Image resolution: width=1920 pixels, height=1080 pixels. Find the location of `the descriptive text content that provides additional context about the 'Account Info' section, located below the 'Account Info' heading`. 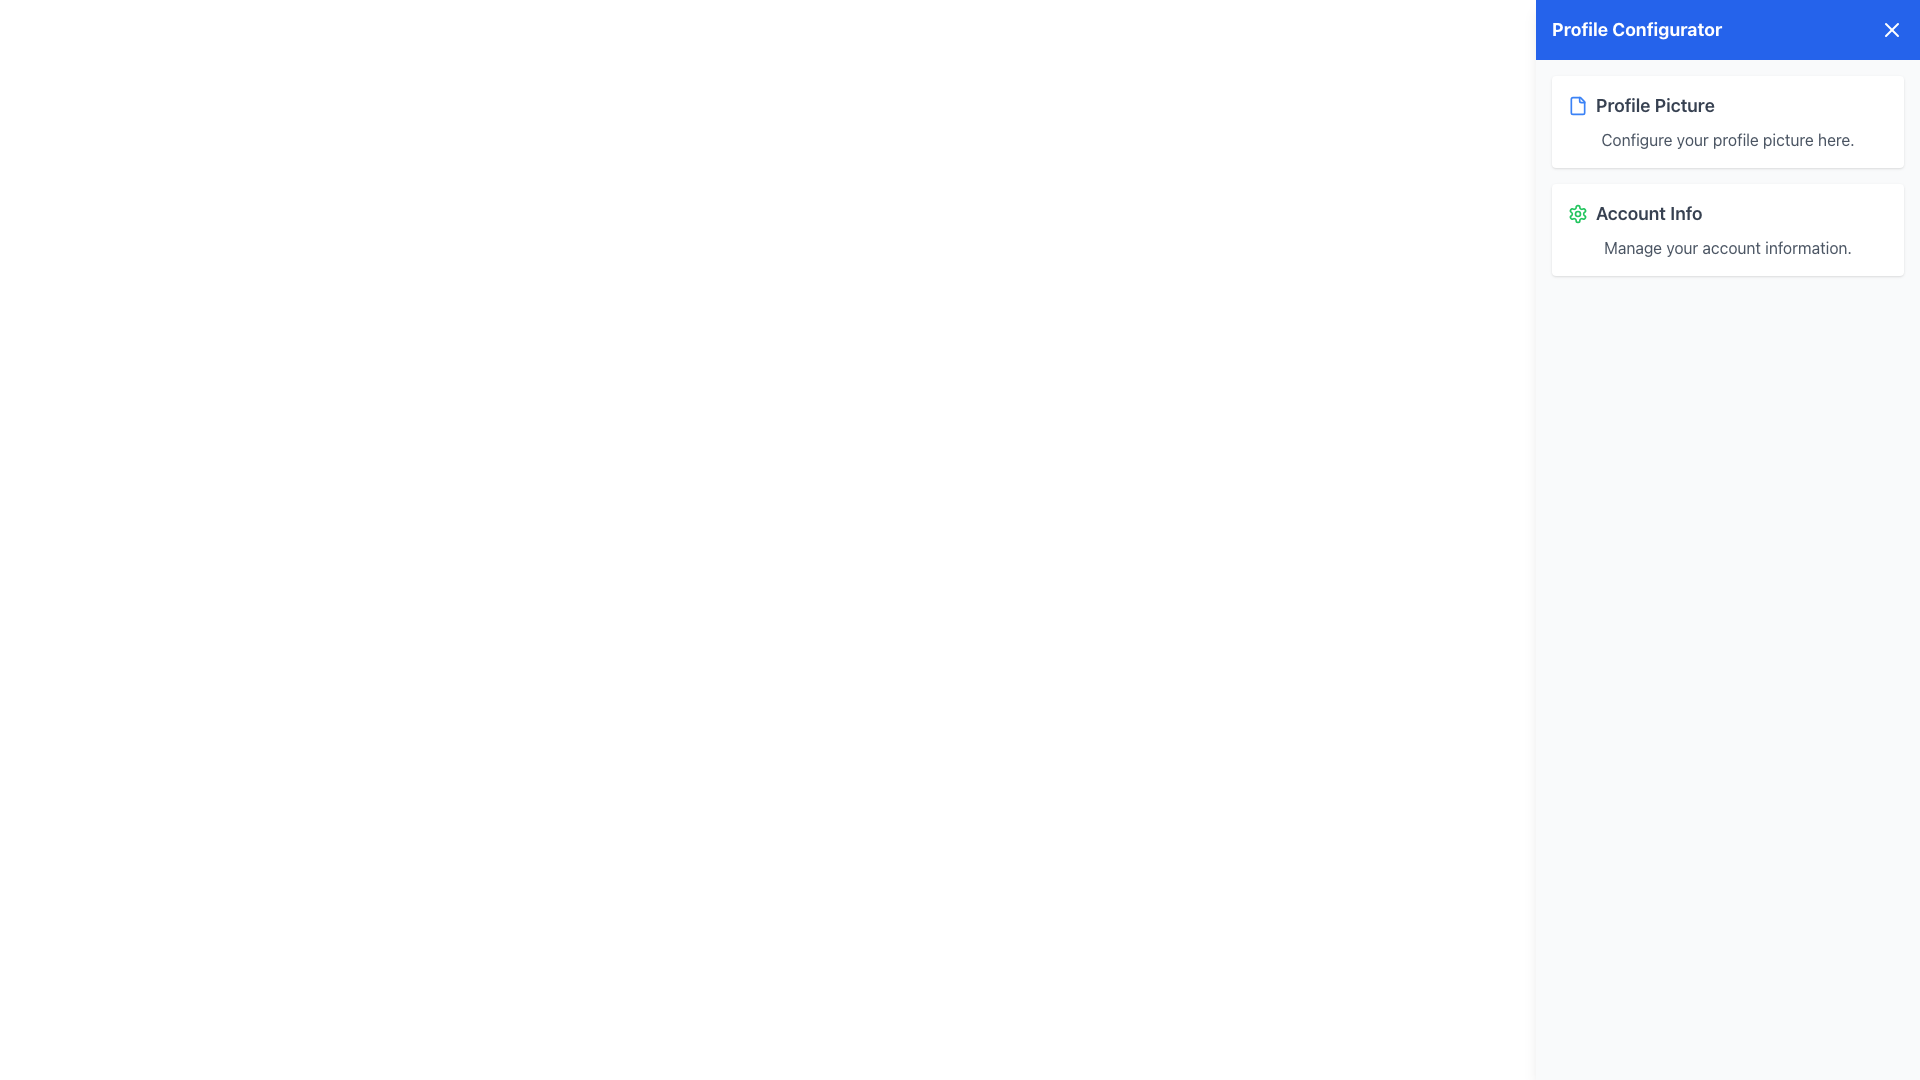

the descriptive text content that provides additional context about the 'Account Info' section, located below the 'Account Info' heading is located at coordinates (1727, 246).